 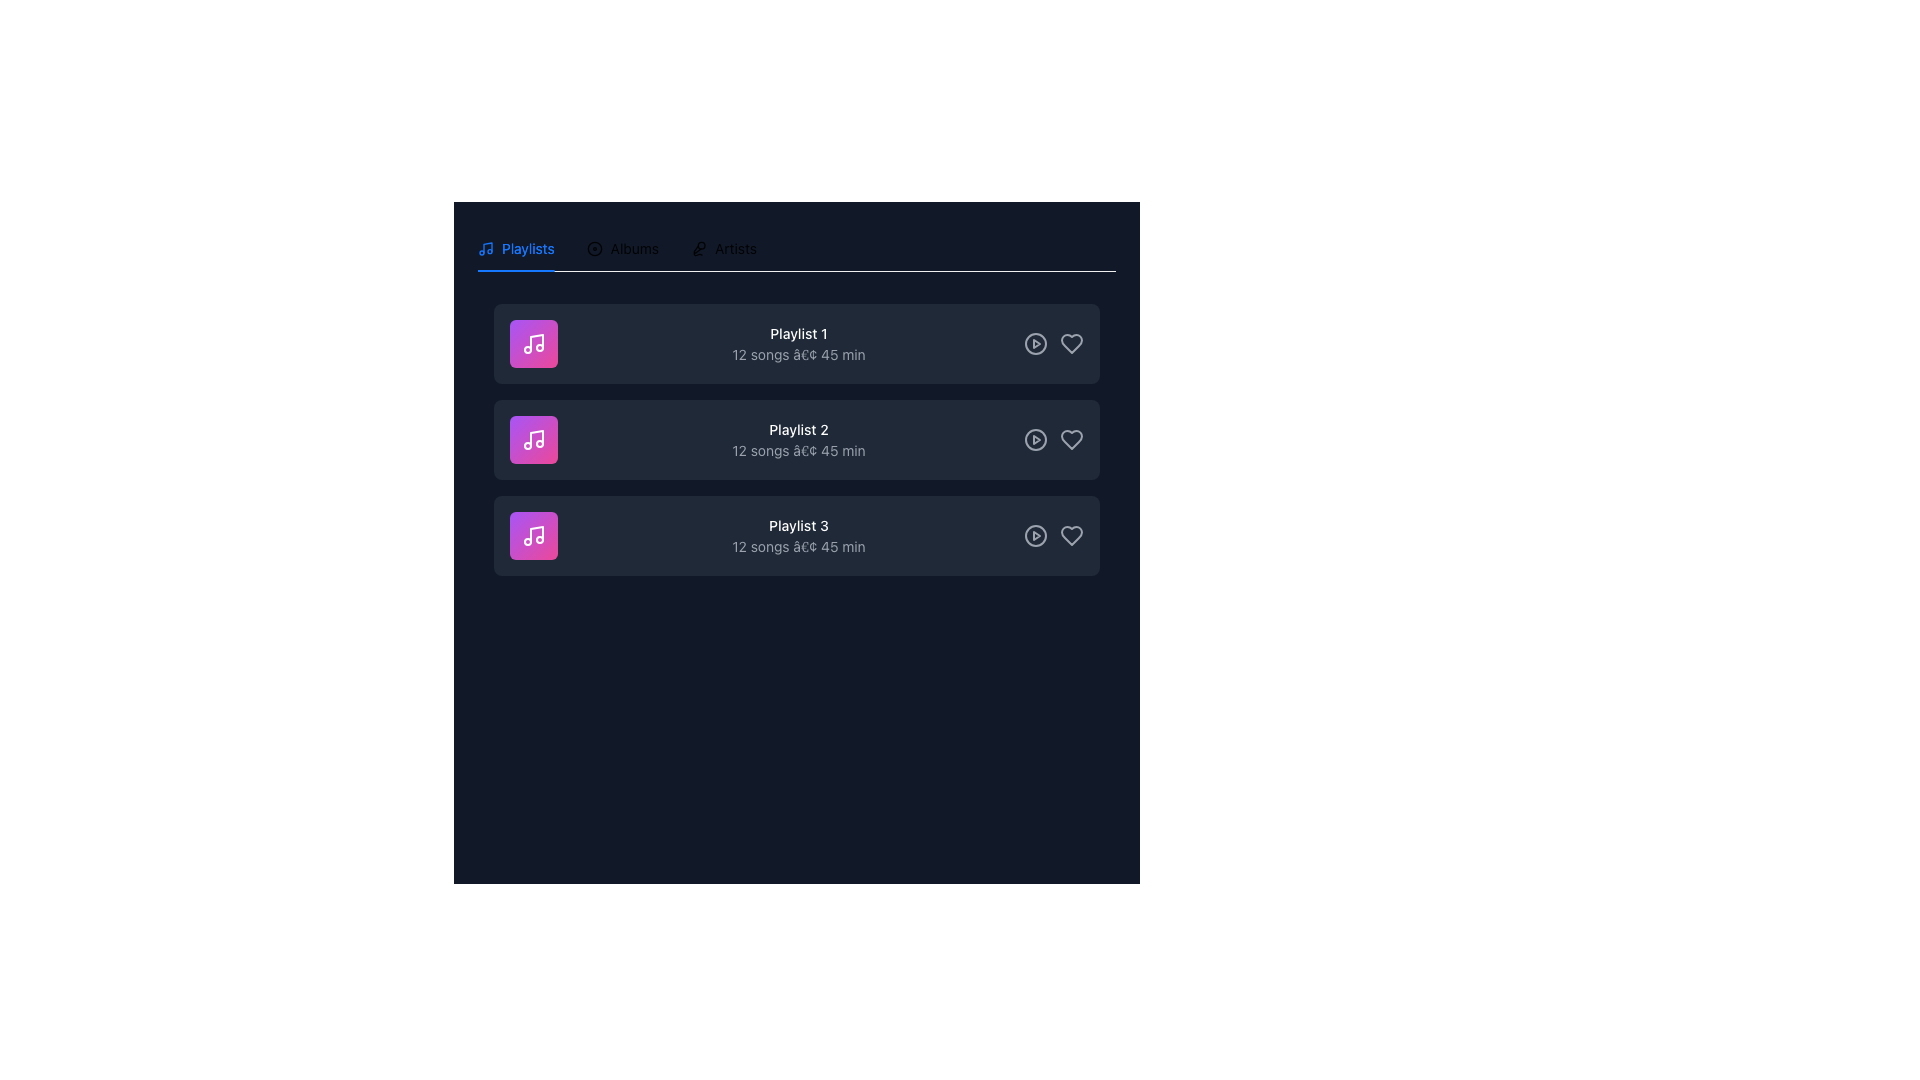 I want to click on the 'Playlist 2' text label, which is styled in white font on a dark background and is part of a playlist listing card, positioned above the details about the playlist's content, so click(x=797, y=428).